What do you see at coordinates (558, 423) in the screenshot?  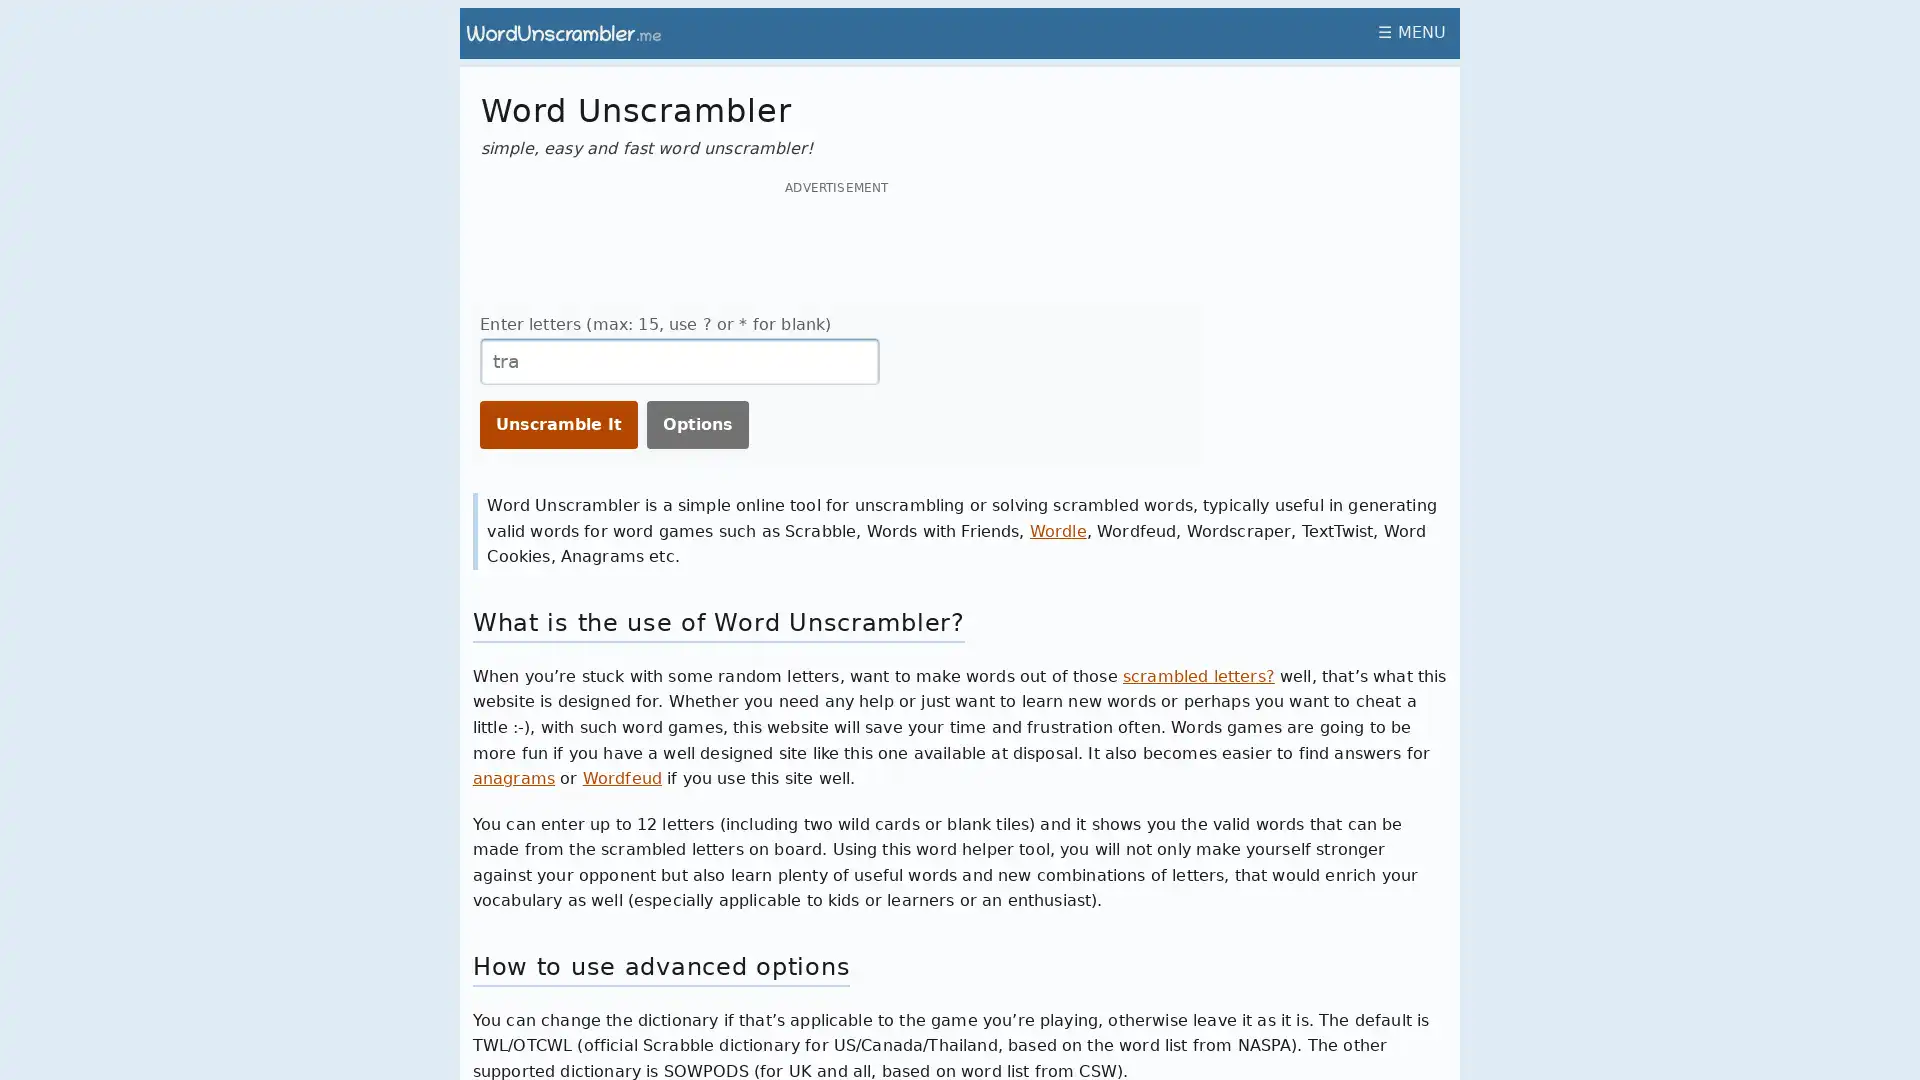 I see `Unscramble It` at bounding box center [558, 423].